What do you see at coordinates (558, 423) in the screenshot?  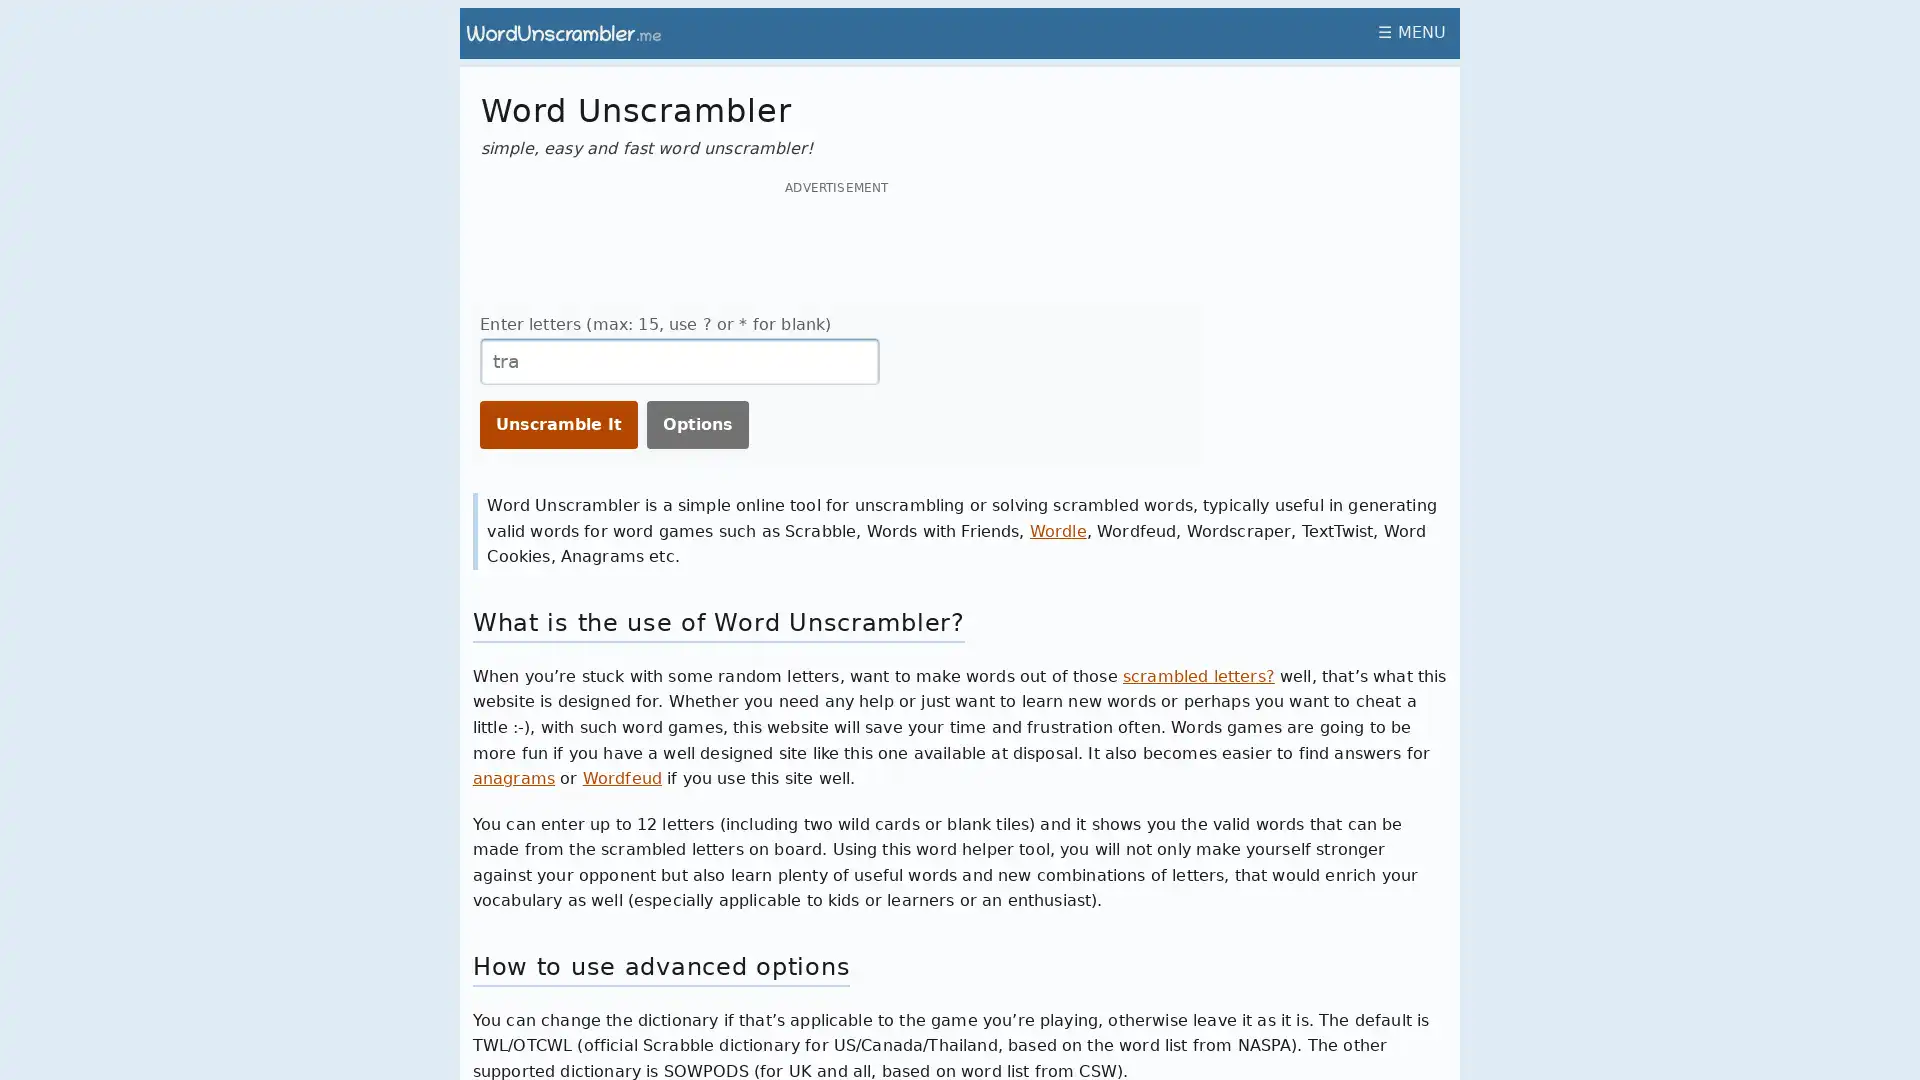 I see `Unscramble It` at bounding box center [558, 423].